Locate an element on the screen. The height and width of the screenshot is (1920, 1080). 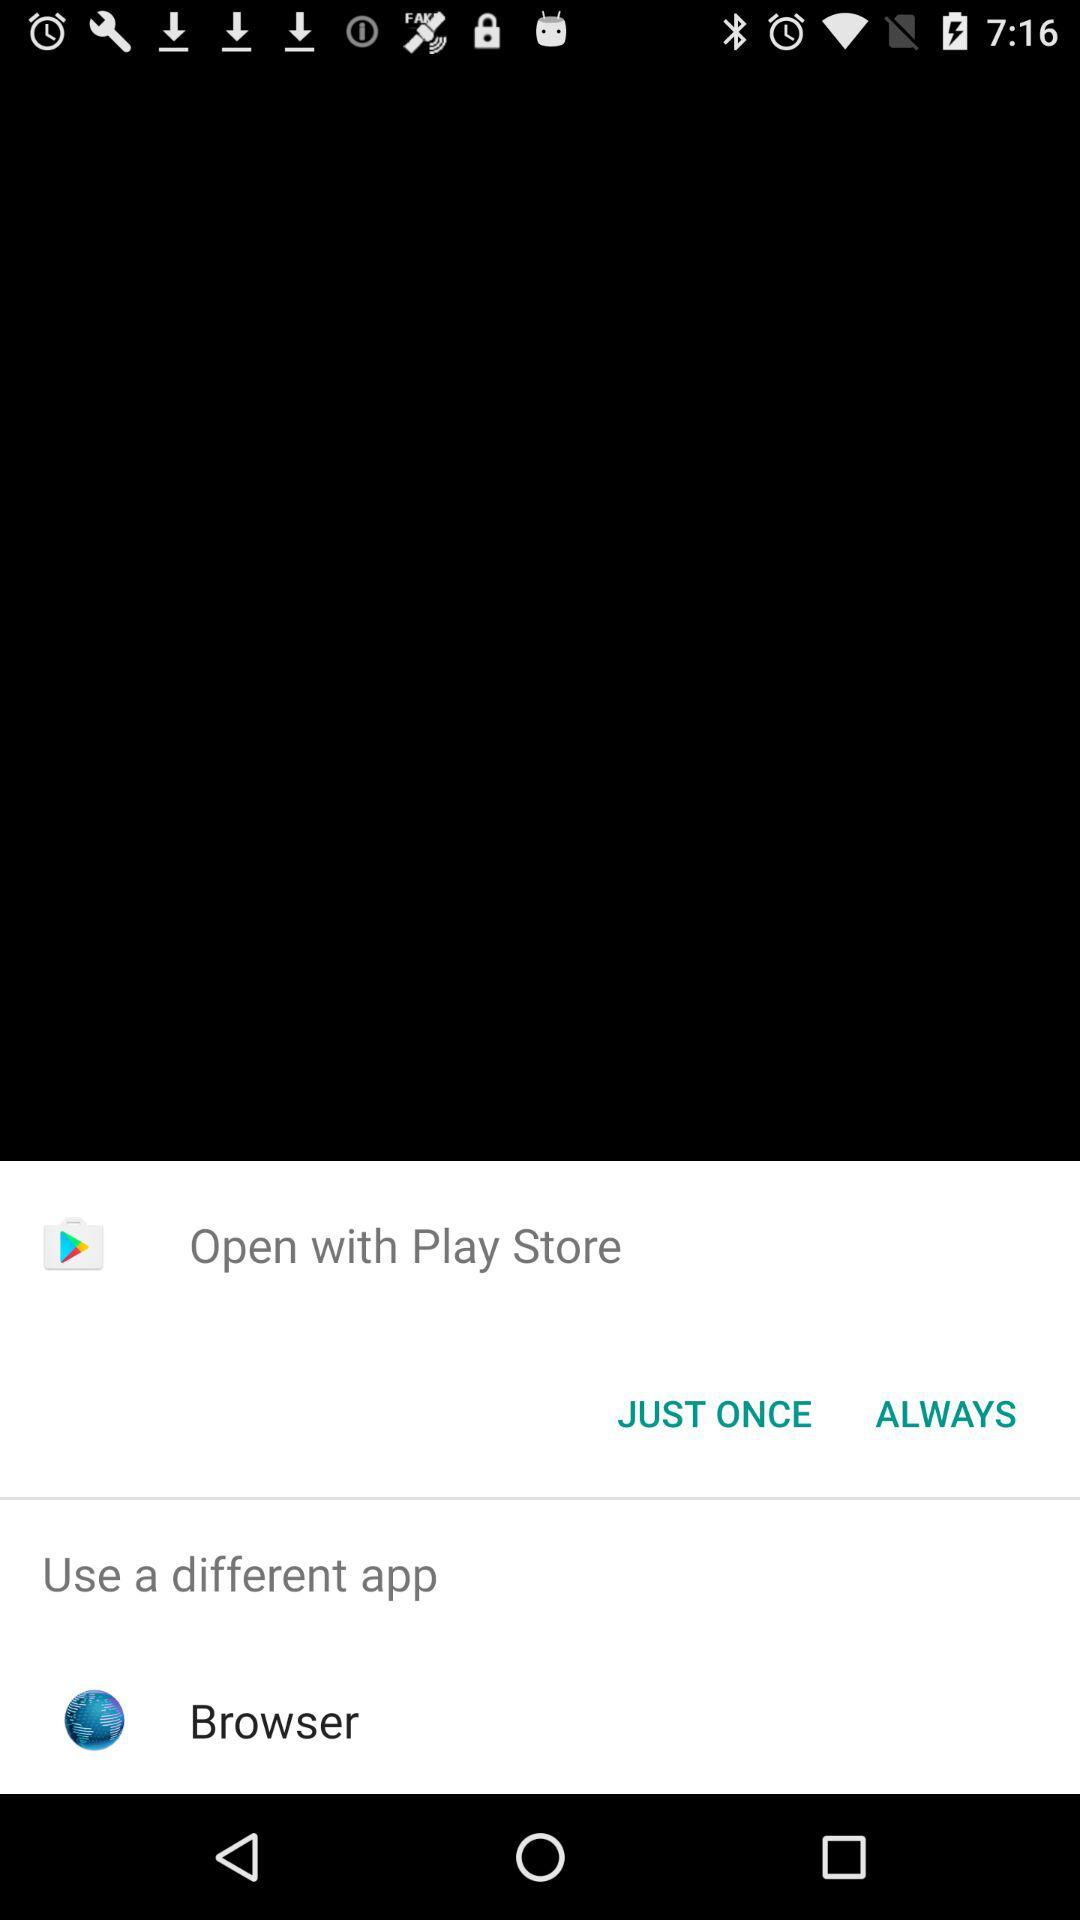
the item above the browser is located at coordinates (540, 1572).